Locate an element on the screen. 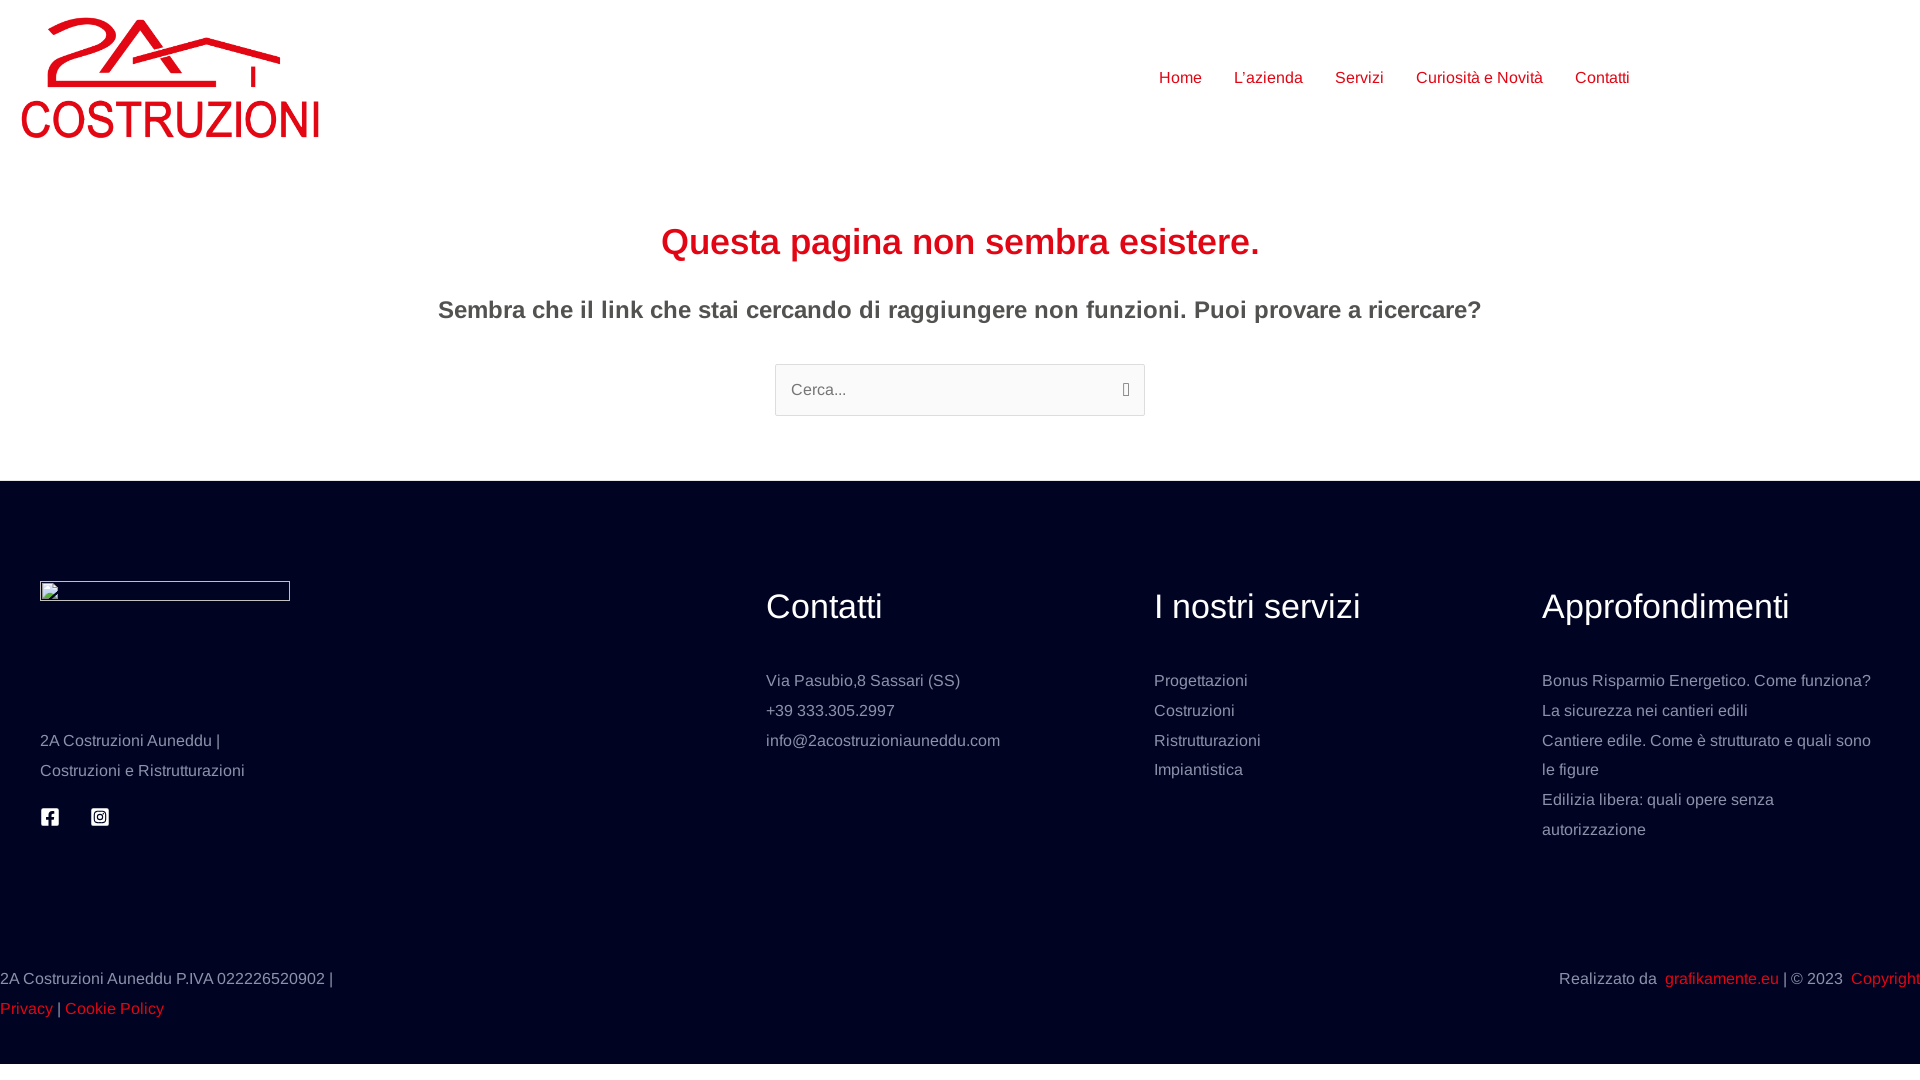 This screenshot has width=1920, height=1080. 'Impiantistica' is located at coordinates (1198, 768).